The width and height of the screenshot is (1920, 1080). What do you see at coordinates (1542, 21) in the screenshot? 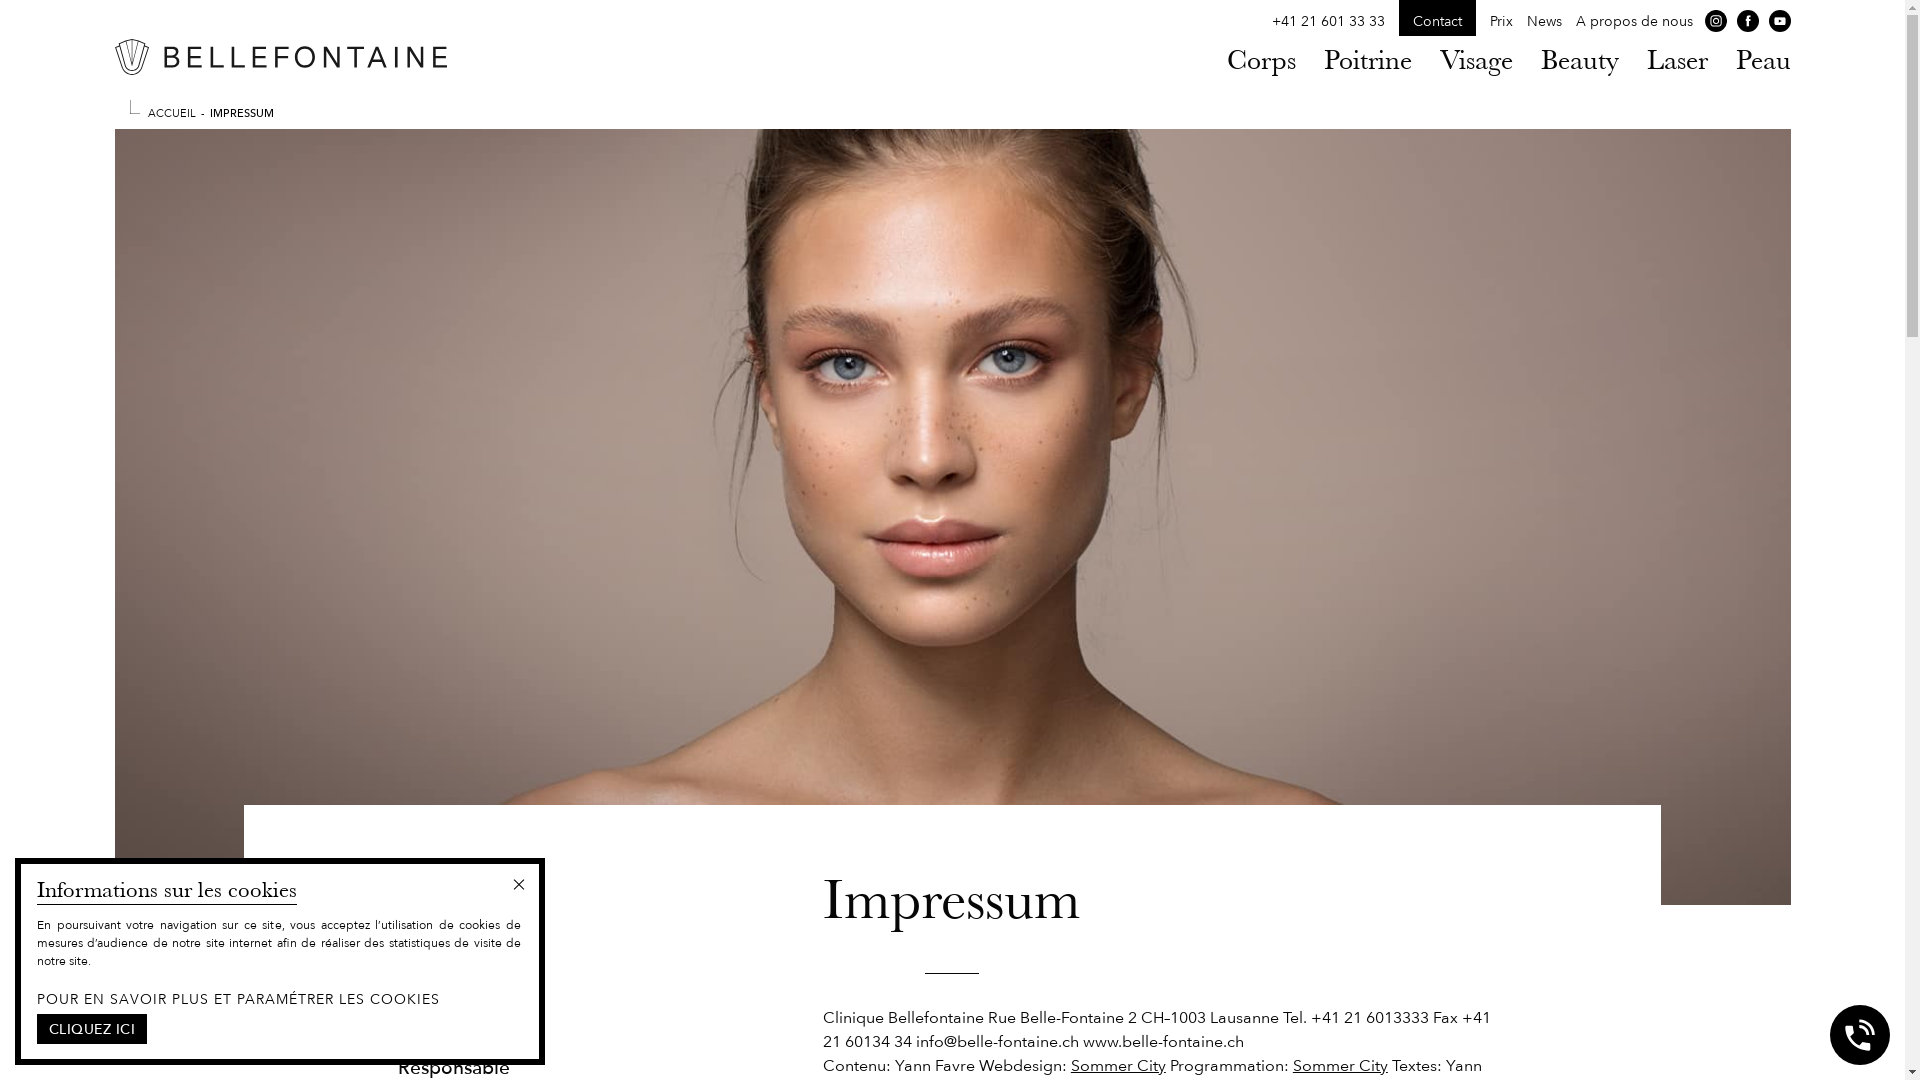
I see `'News'` at bounding box center [1542, 21].